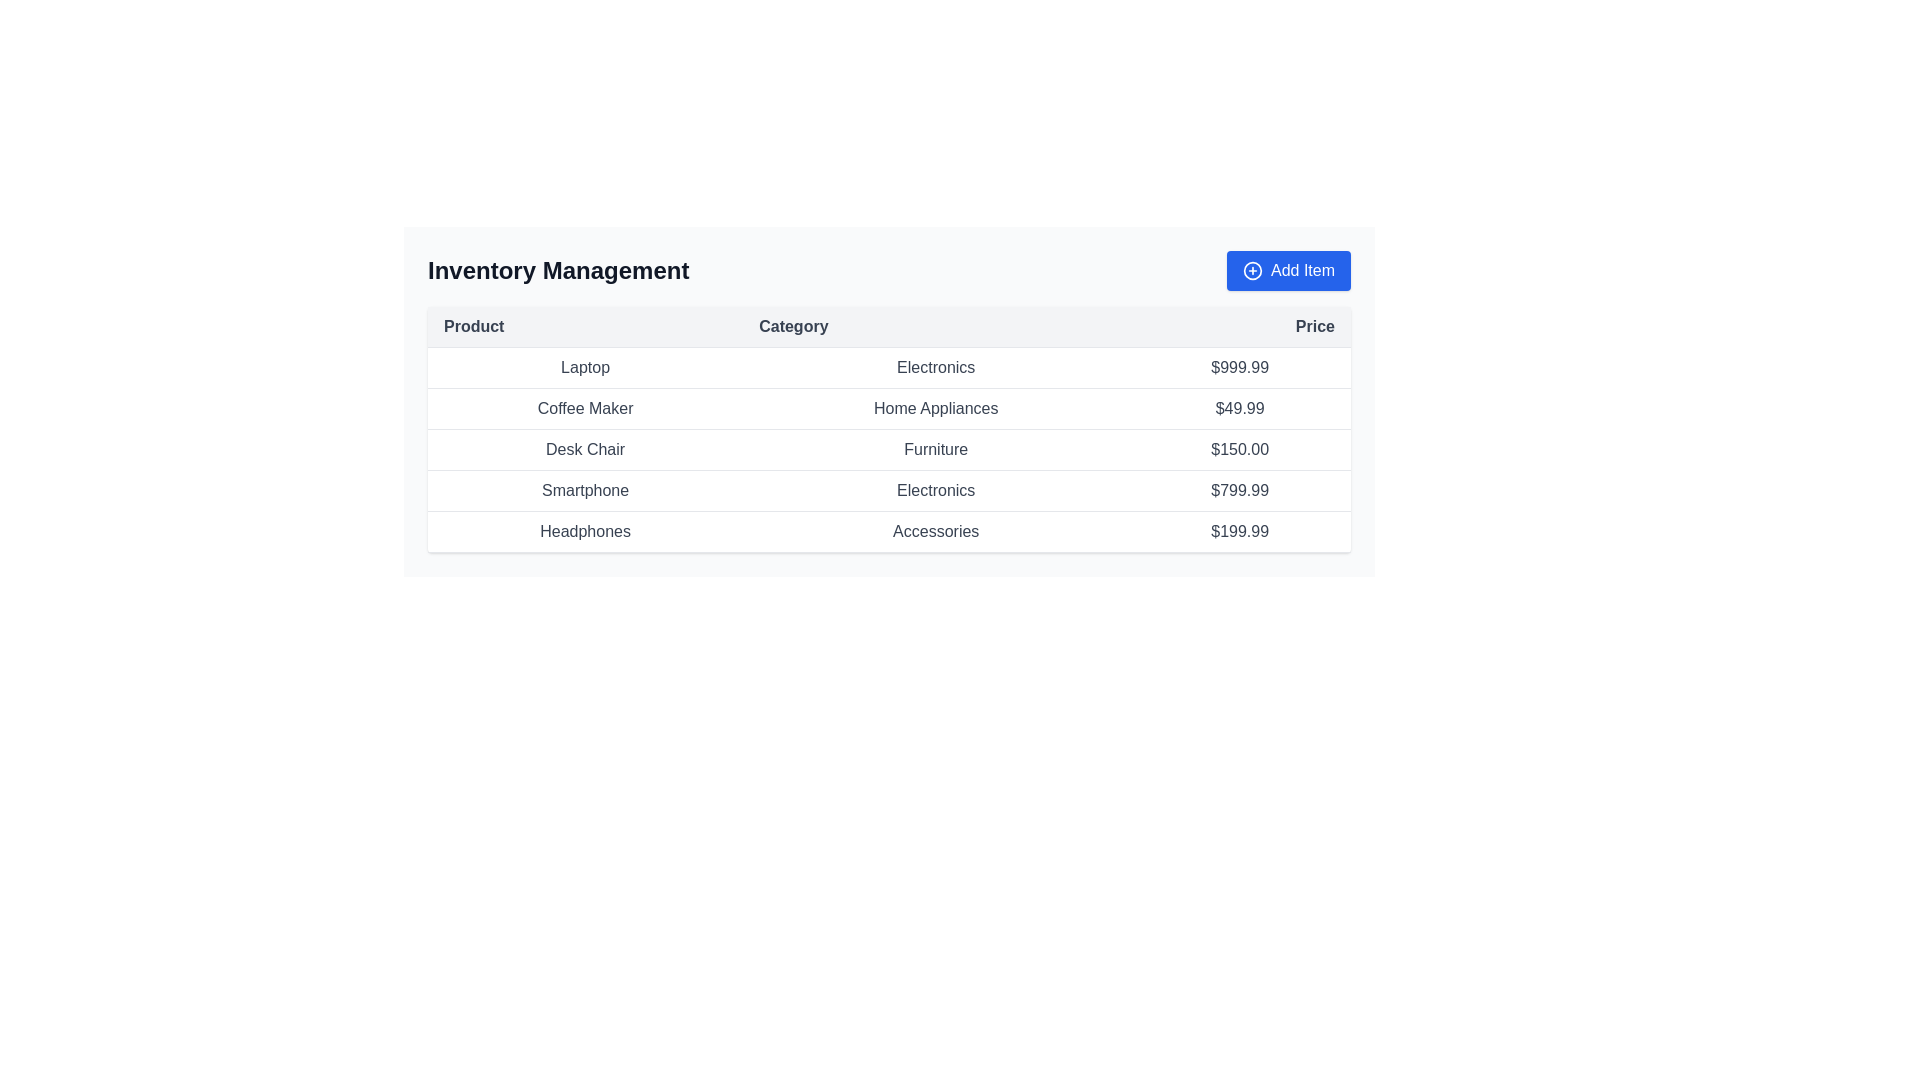  I want to click on the price text label for 'Headphones' in the last column of the Accessories category, so click(1239, 531).